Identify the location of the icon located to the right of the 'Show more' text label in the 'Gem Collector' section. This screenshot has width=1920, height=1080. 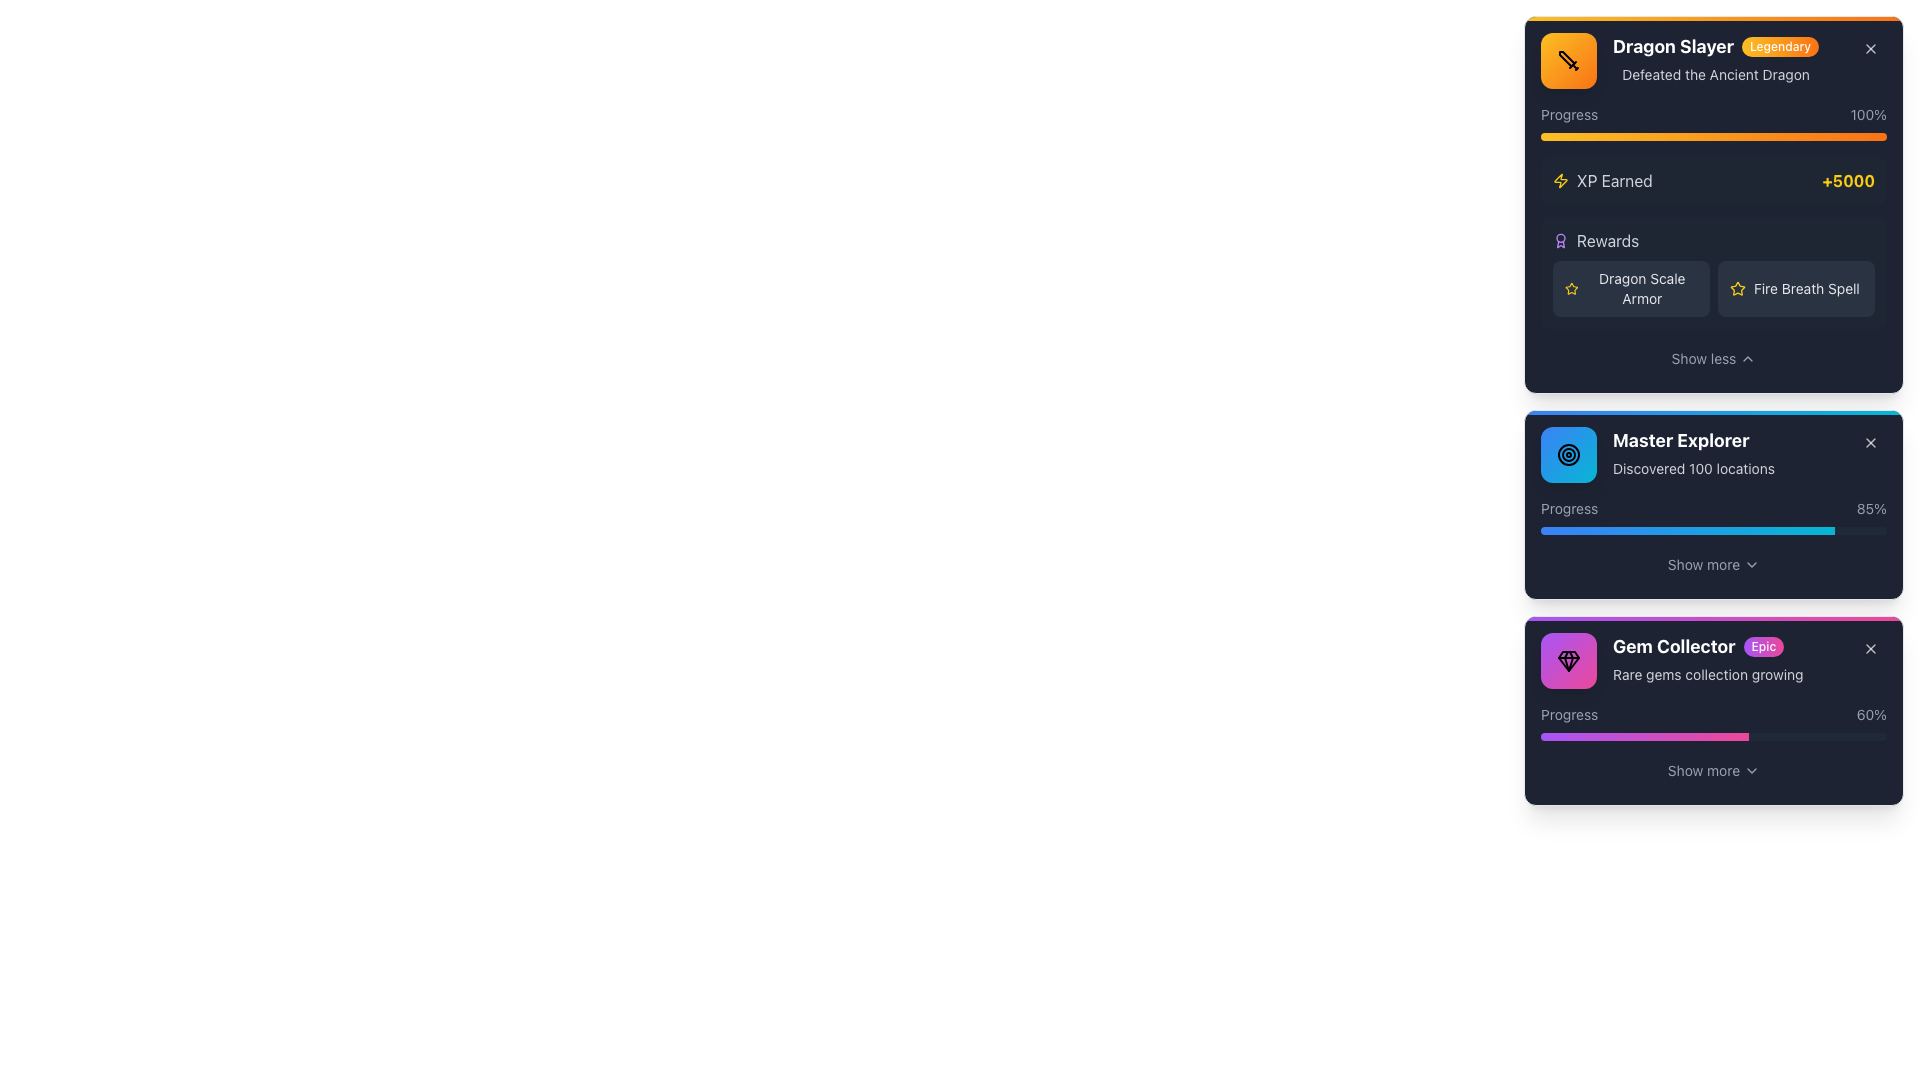
(1751, 770).